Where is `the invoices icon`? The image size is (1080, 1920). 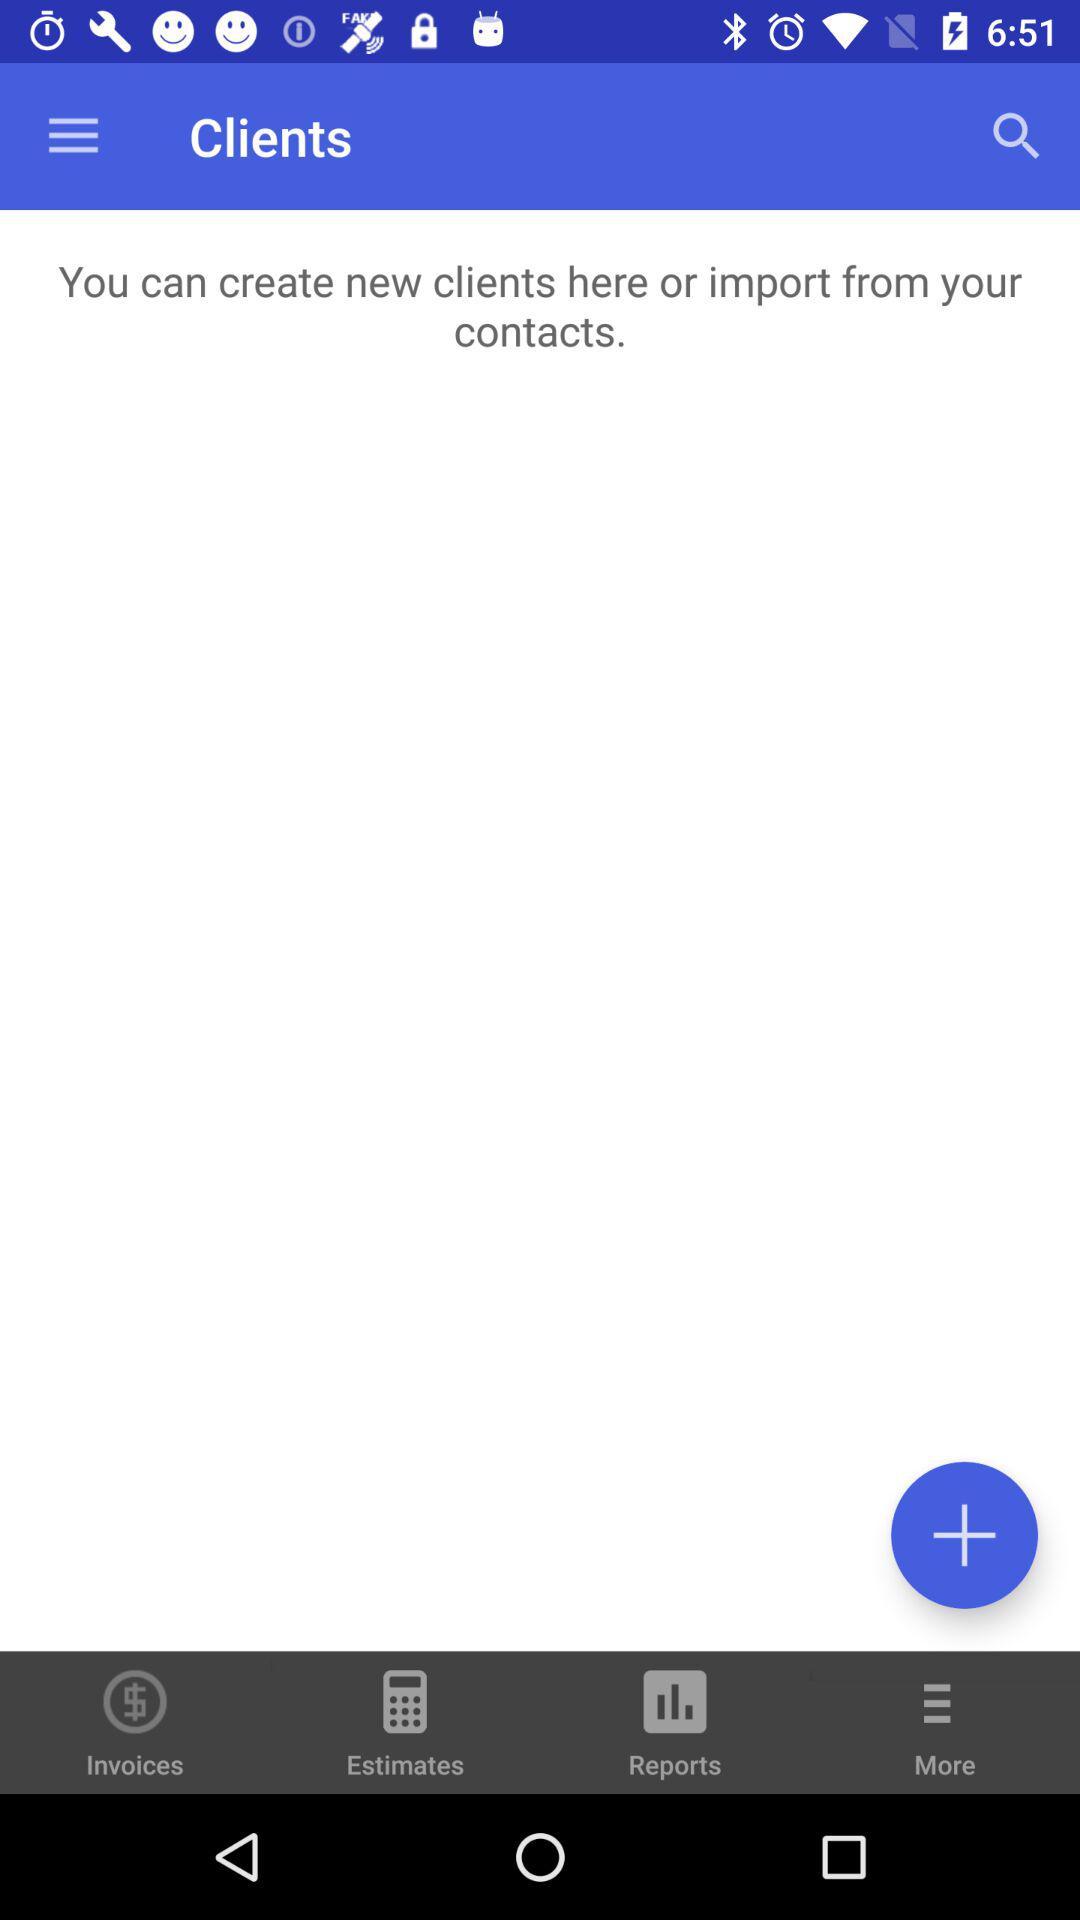
the invoices icon is located at coordinates (135, 1721).